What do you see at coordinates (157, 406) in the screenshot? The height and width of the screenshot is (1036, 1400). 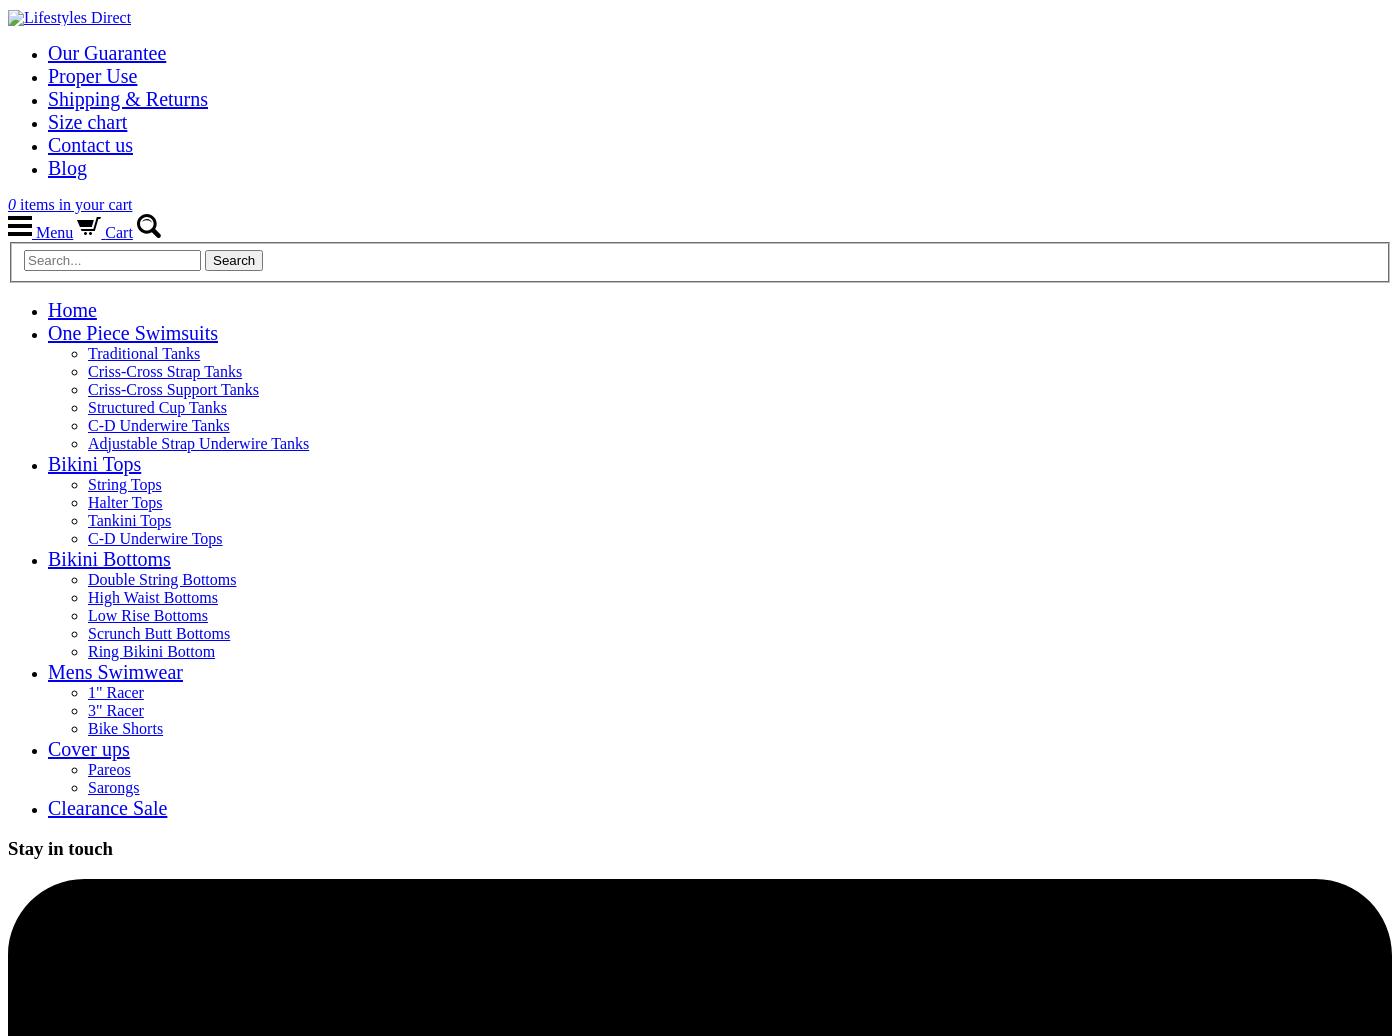 I see `'Structured Cup Tanks'` at bounding box center [157, 406].